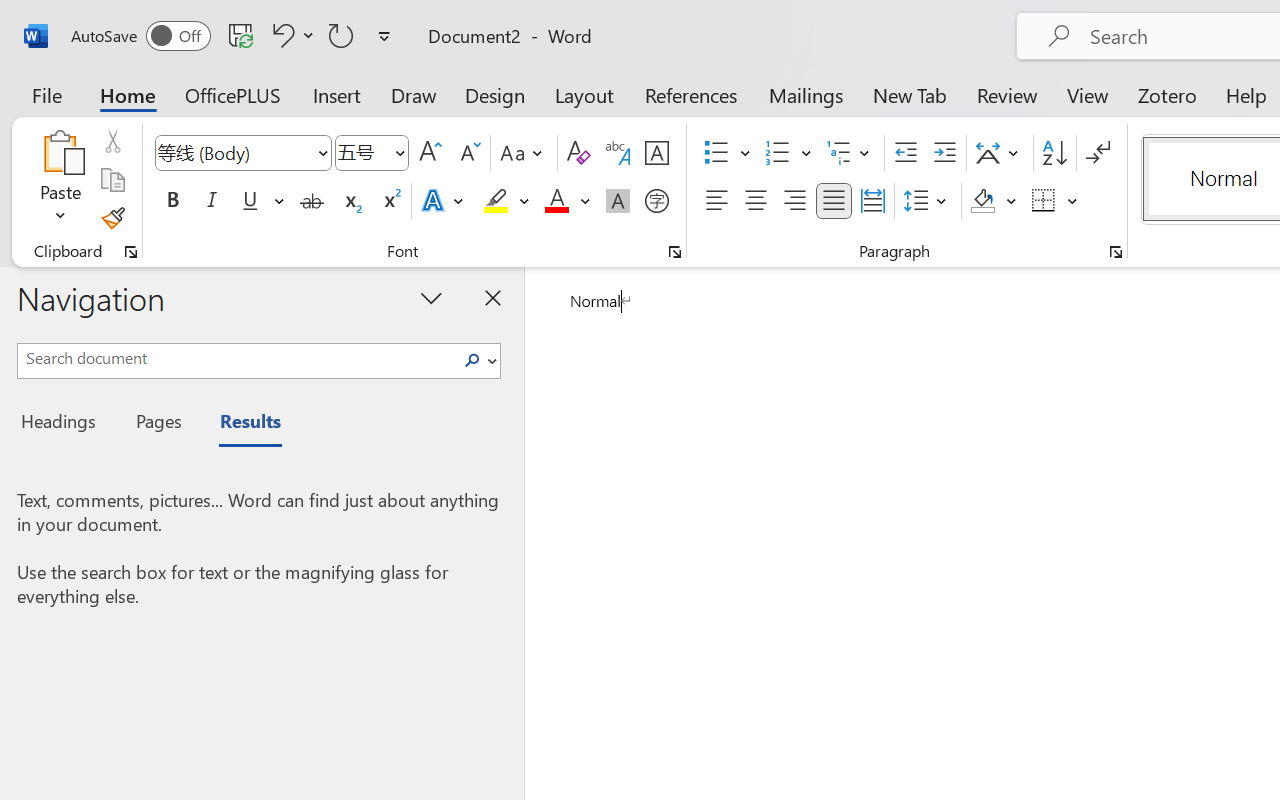 This screenshot has height=800, width=1280. I want to click on 'Multilevel List', so click(850, 153).